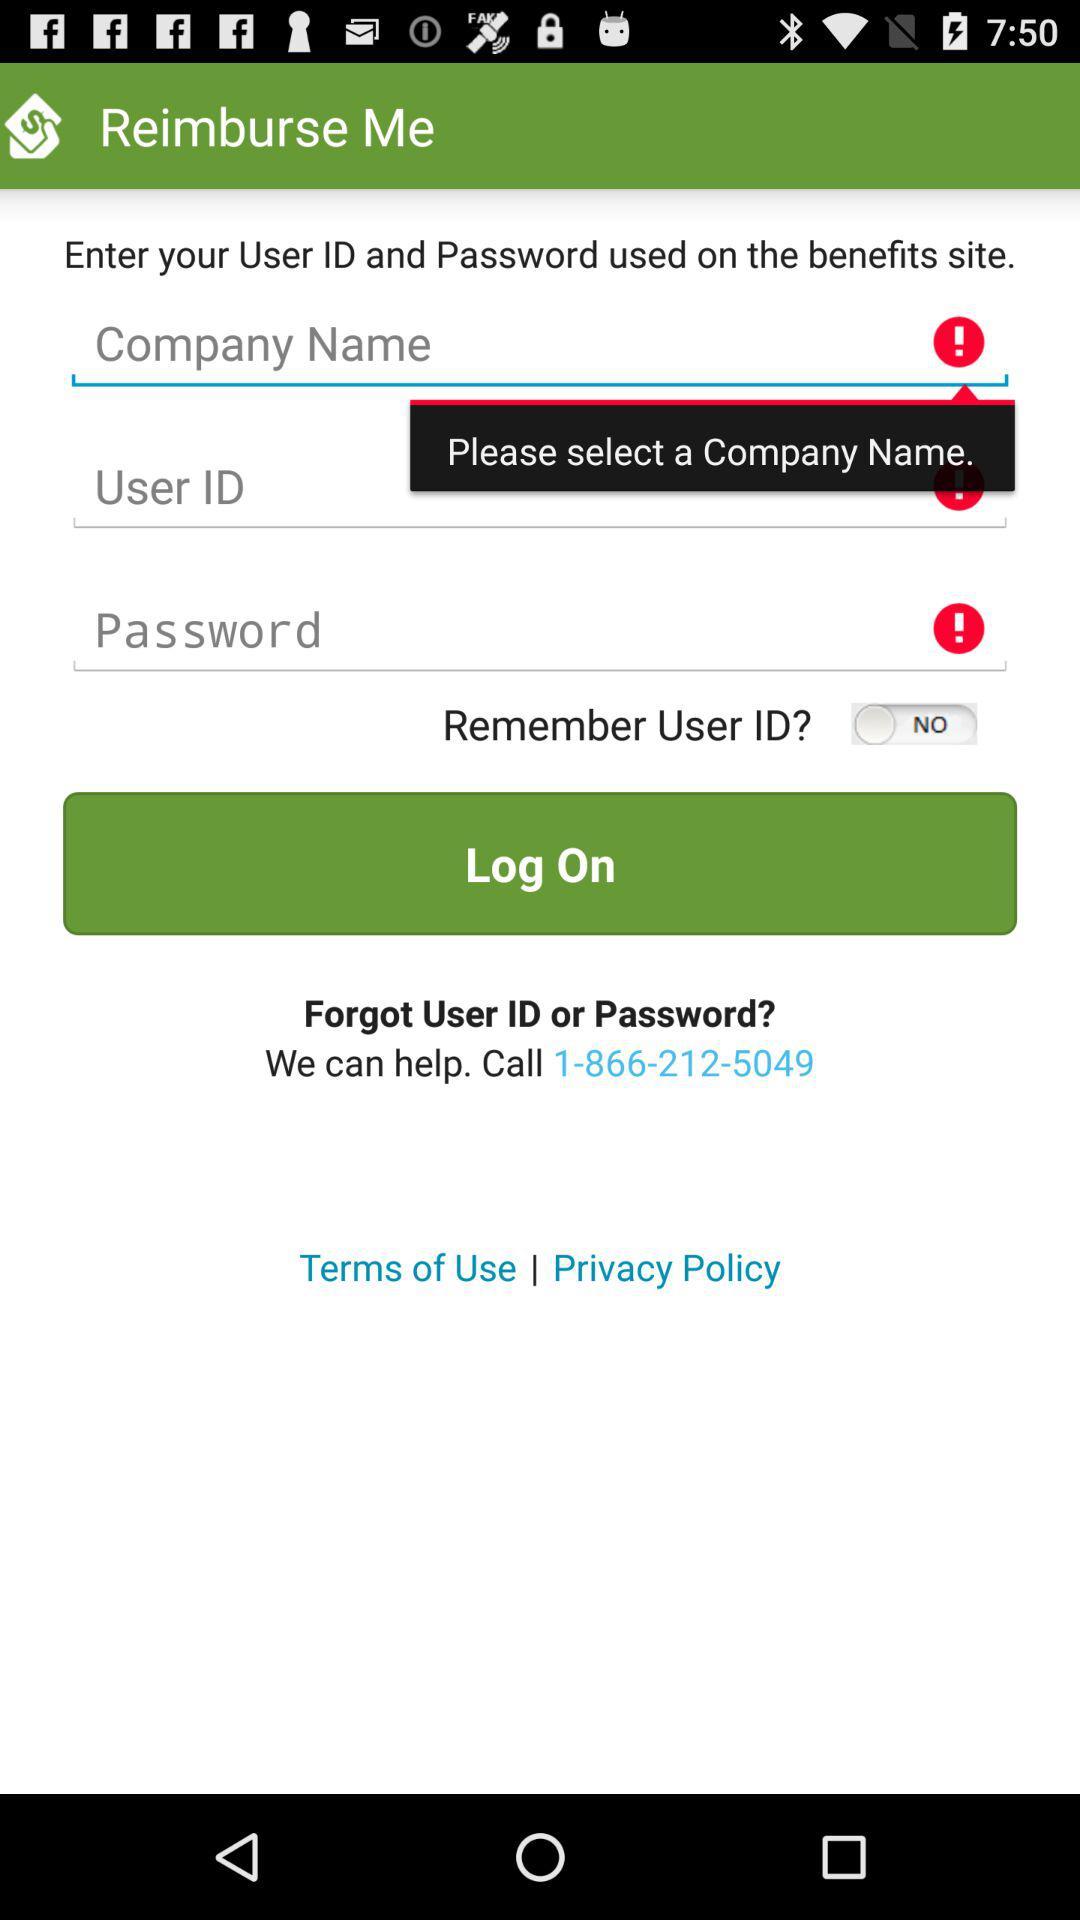 The width and height of the screenshot is (1080, 1920). Describe the element at coordinates (540, 486) in the screenshot. I see `the user id` at that location.